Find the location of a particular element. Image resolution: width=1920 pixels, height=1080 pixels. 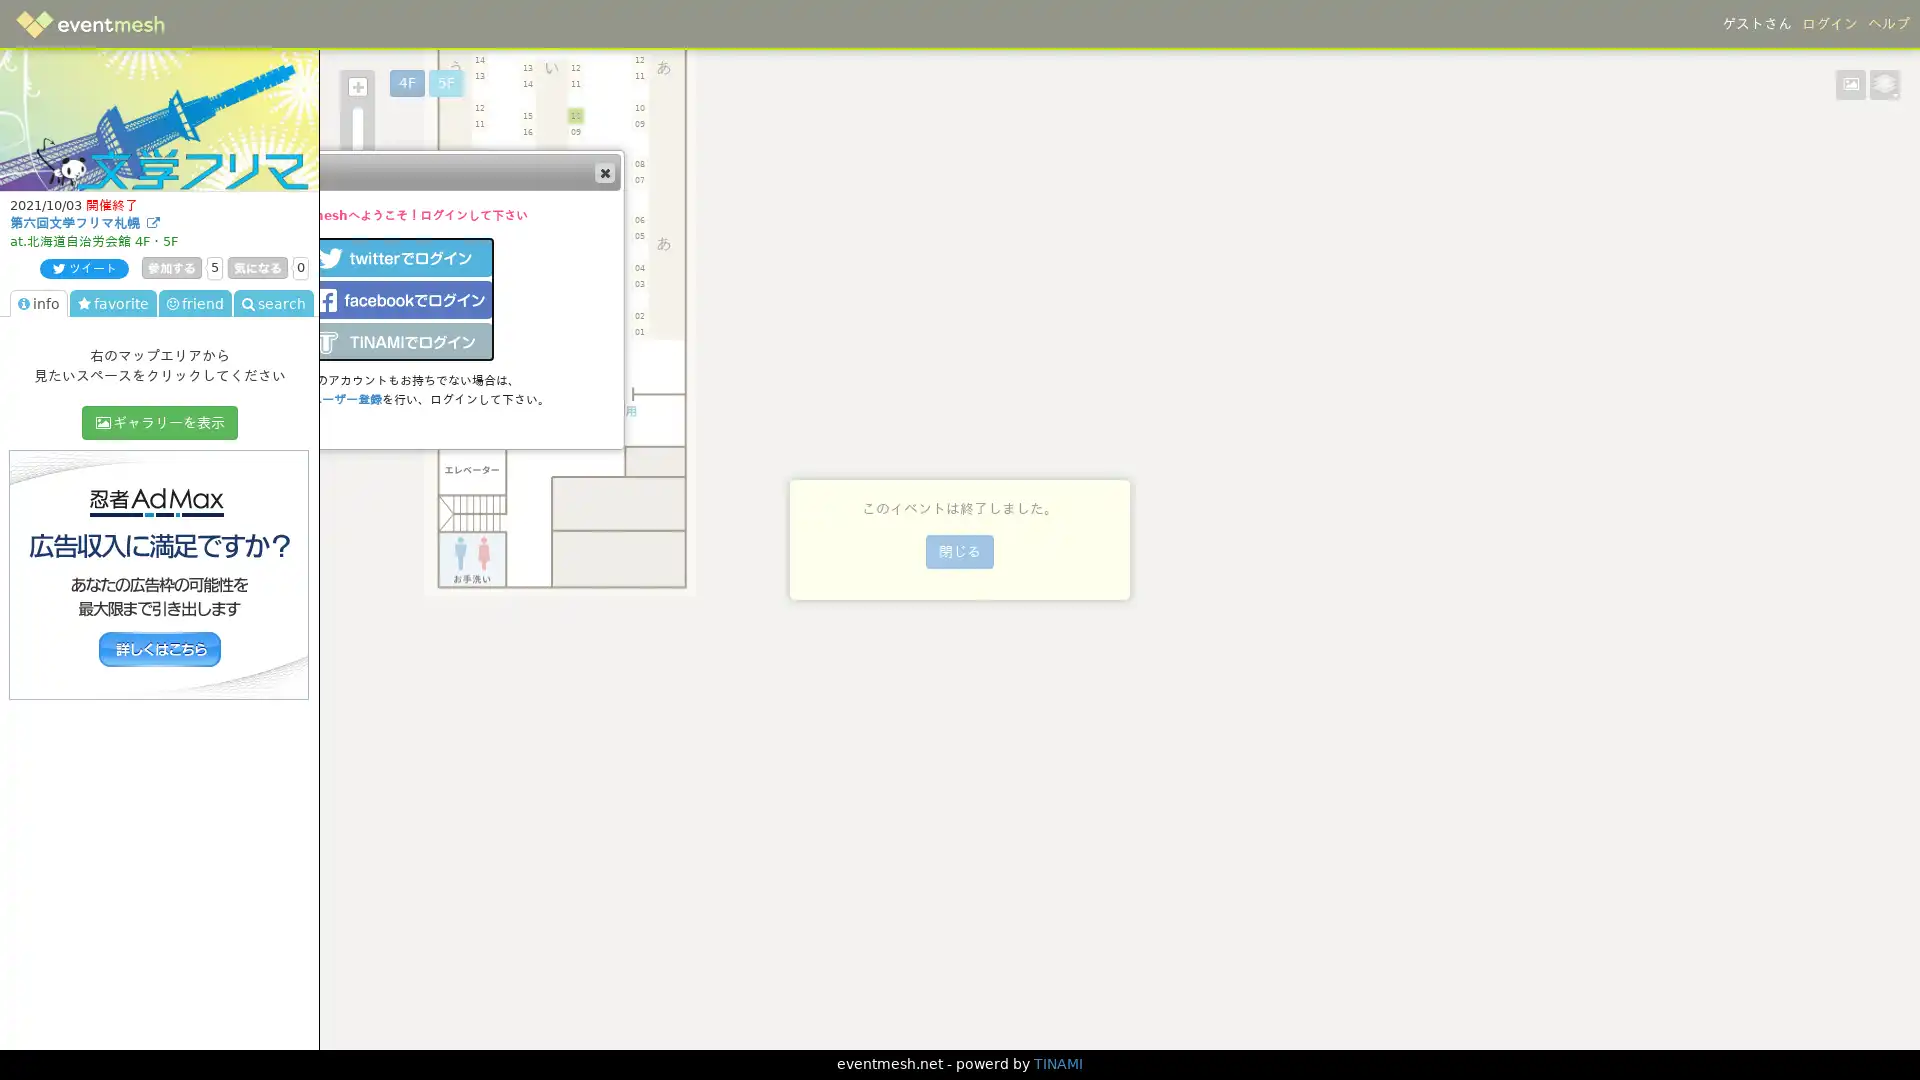

5F is located at coordinates (445, 82).